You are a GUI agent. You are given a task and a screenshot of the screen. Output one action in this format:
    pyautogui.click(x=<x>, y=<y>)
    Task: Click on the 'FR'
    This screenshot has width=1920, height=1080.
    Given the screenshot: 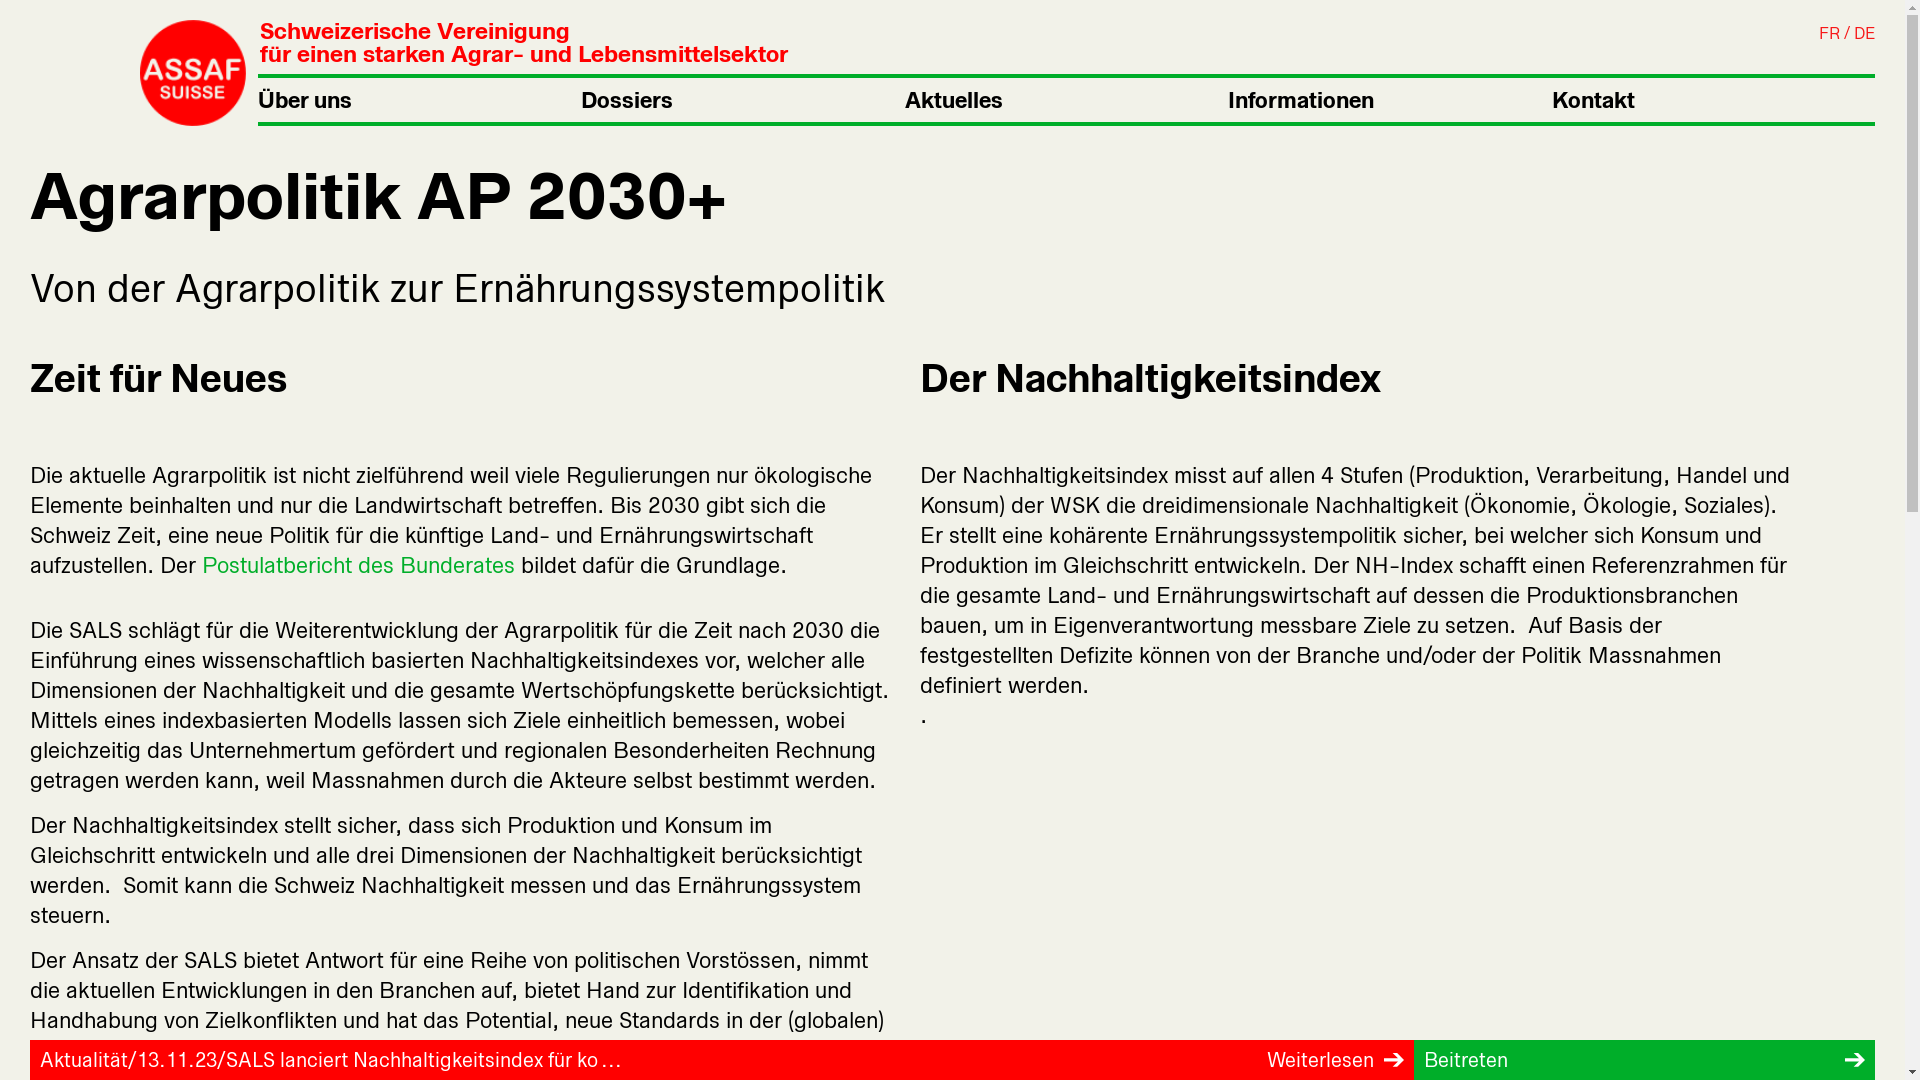 What is the action you would take?
    pyautogui.click(x=1829, y=33)
    